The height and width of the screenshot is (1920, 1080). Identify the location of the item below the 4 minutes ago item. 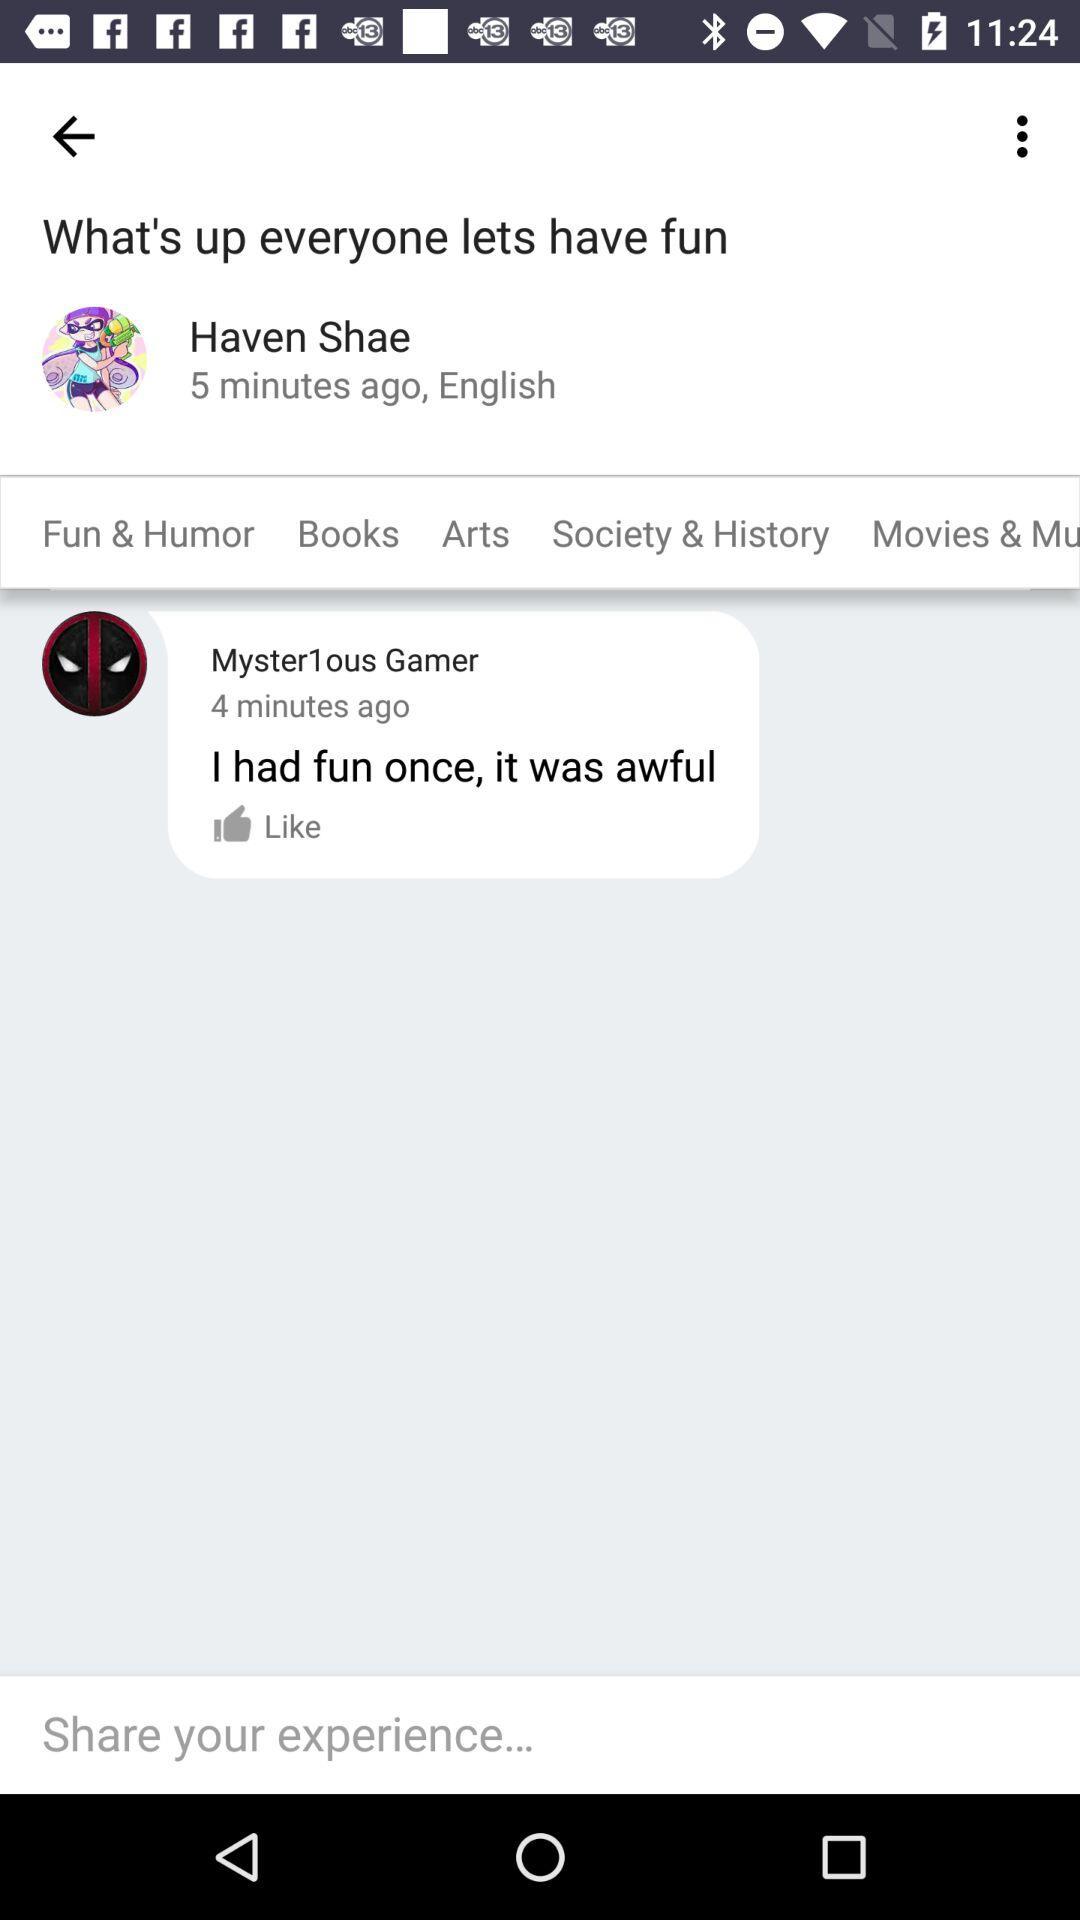
(463, 763).